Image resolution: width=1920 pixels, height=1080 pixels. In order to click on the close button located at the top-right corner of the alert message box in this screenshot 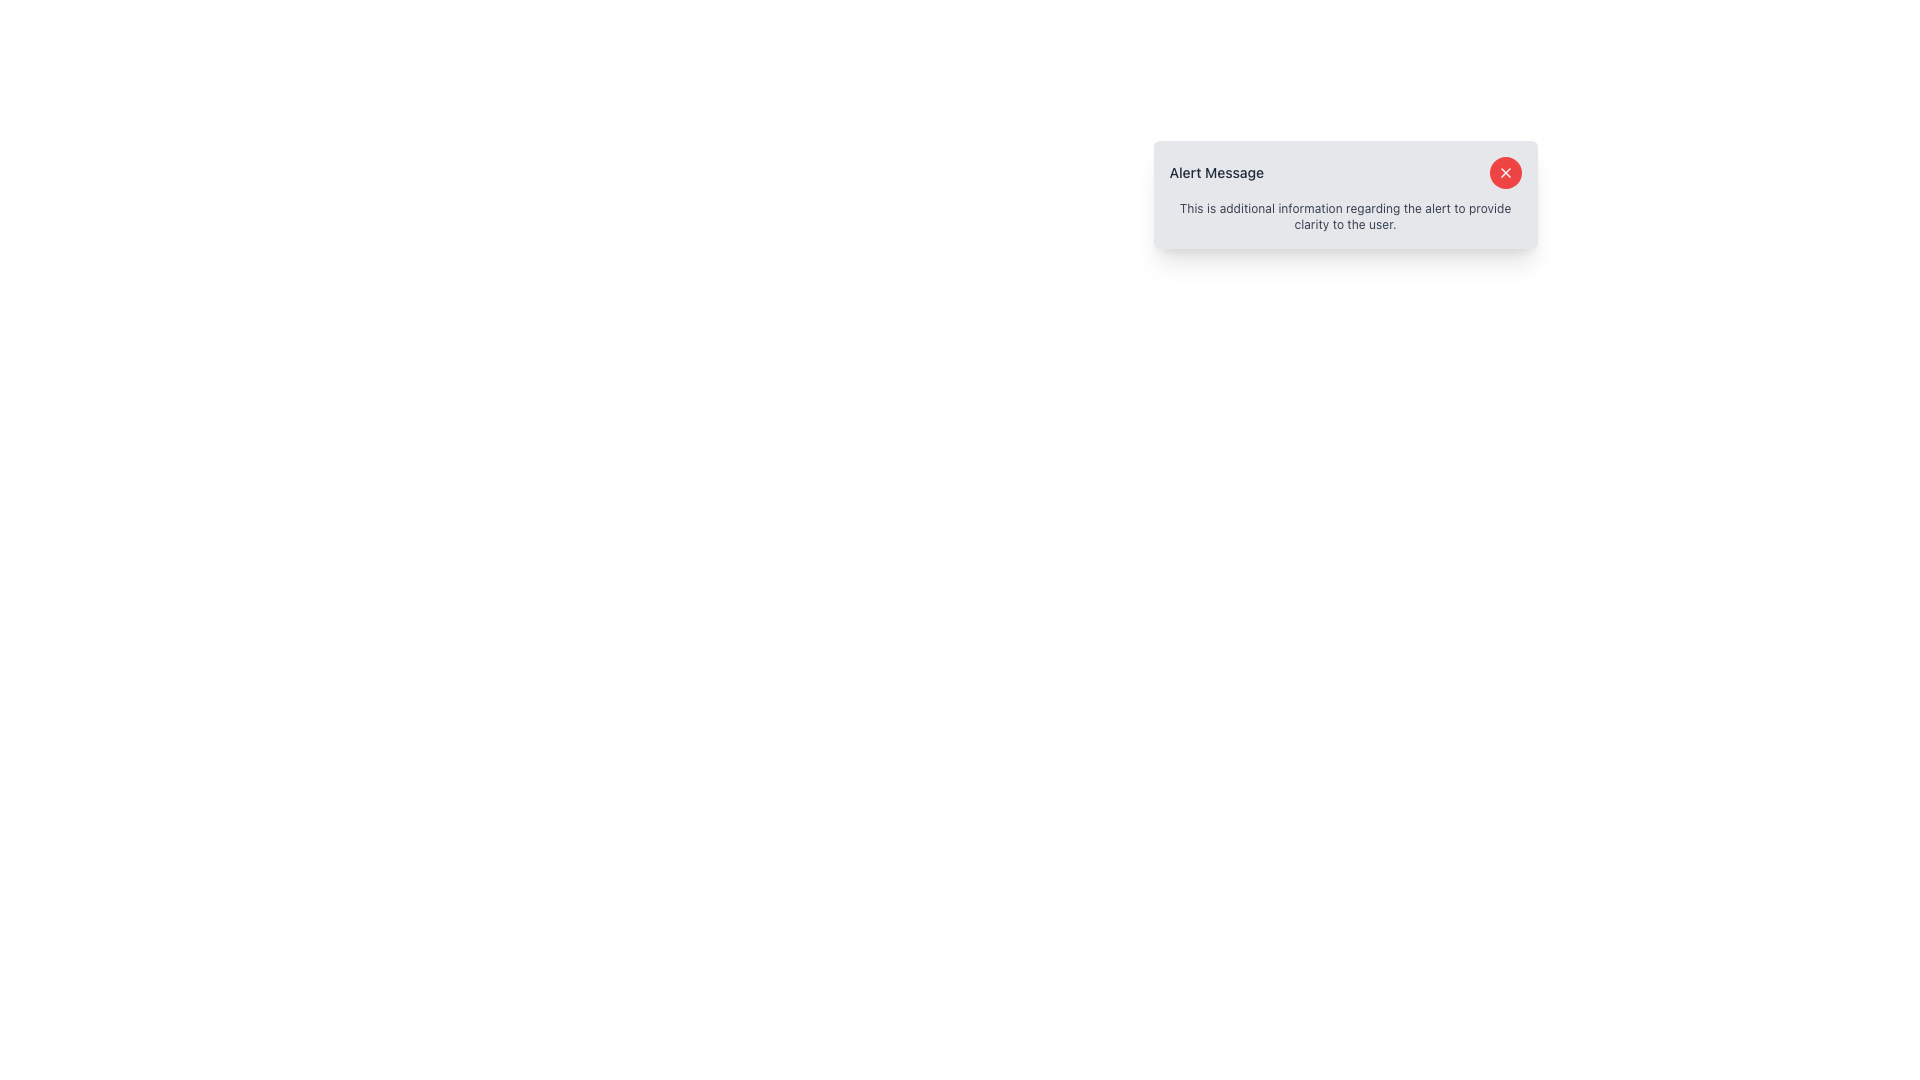, I will do `click(1505, 172)`.